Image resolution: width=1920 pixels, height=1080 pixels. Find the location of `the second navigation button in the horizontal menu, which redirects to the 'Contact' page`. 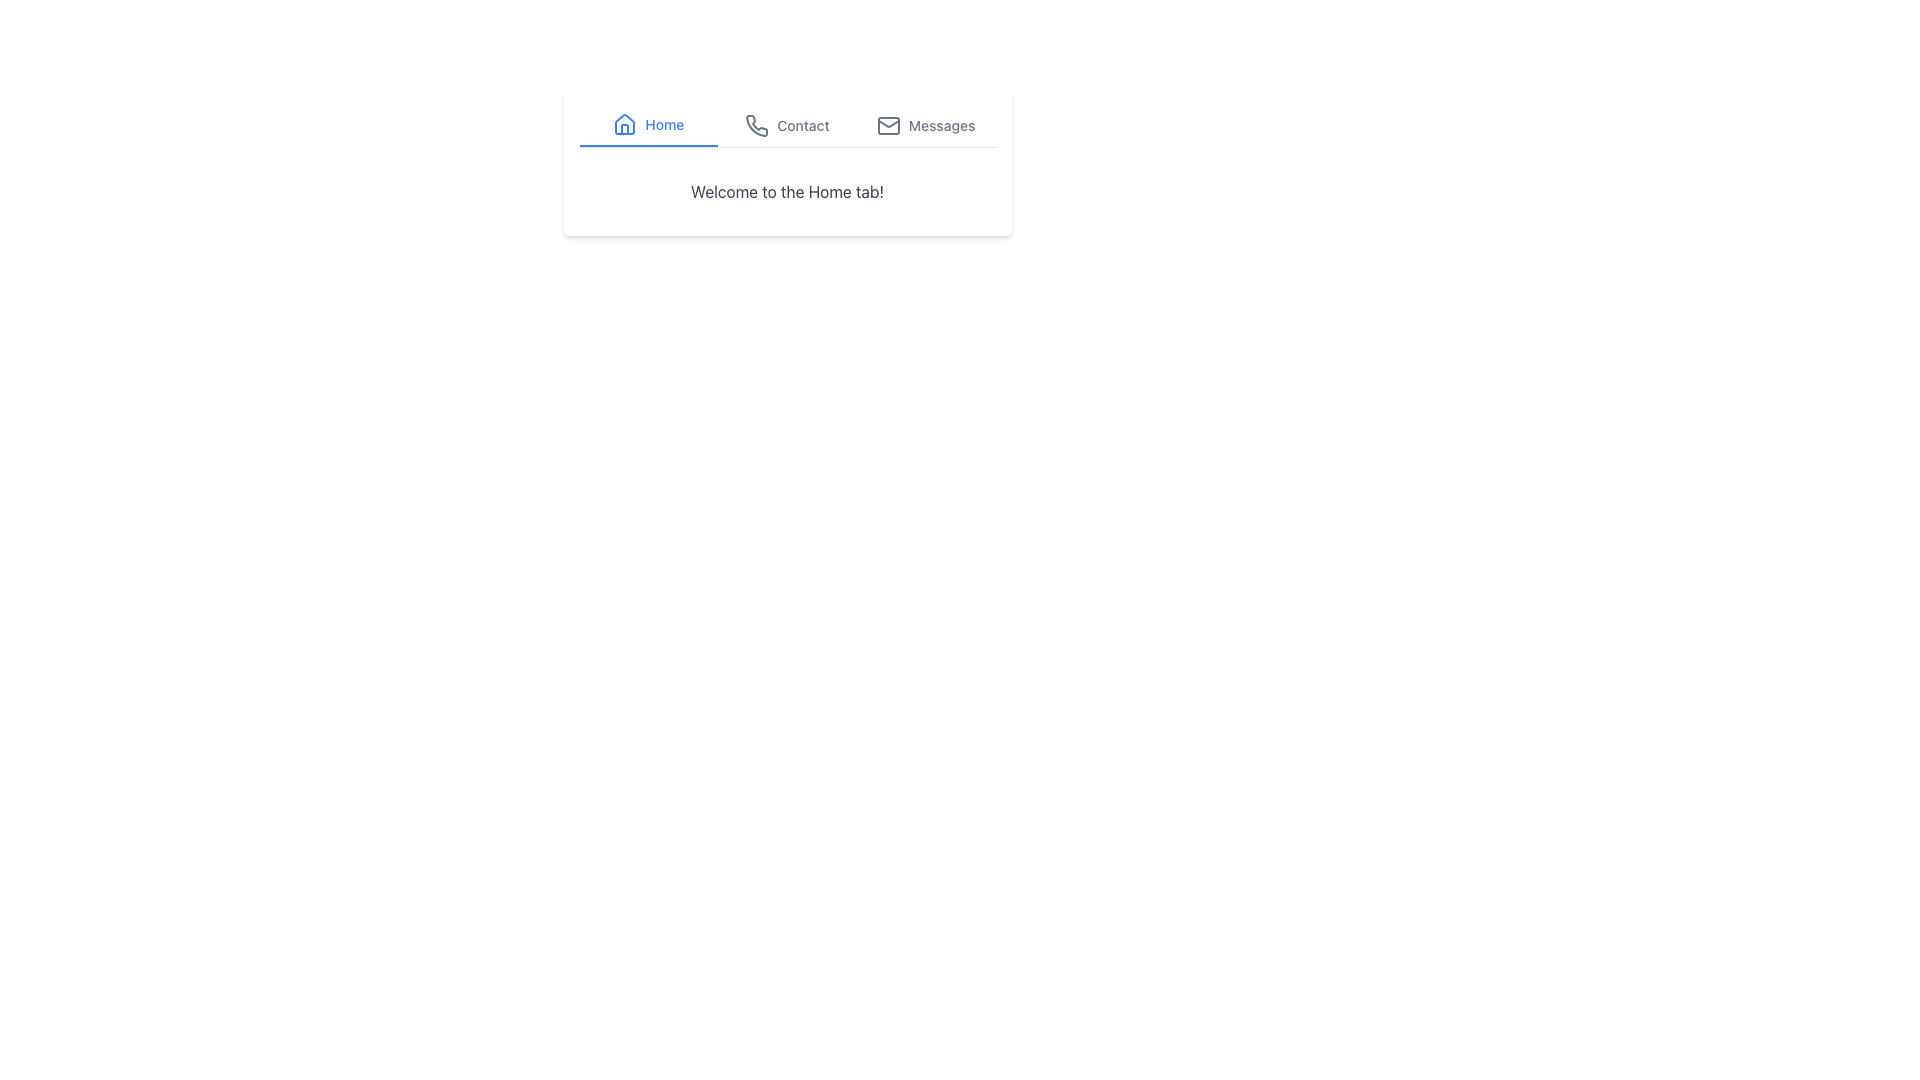

the second navigation button in the horizontal menu, which redirects to the 'Contact' page is located at coordinates (786, 126).